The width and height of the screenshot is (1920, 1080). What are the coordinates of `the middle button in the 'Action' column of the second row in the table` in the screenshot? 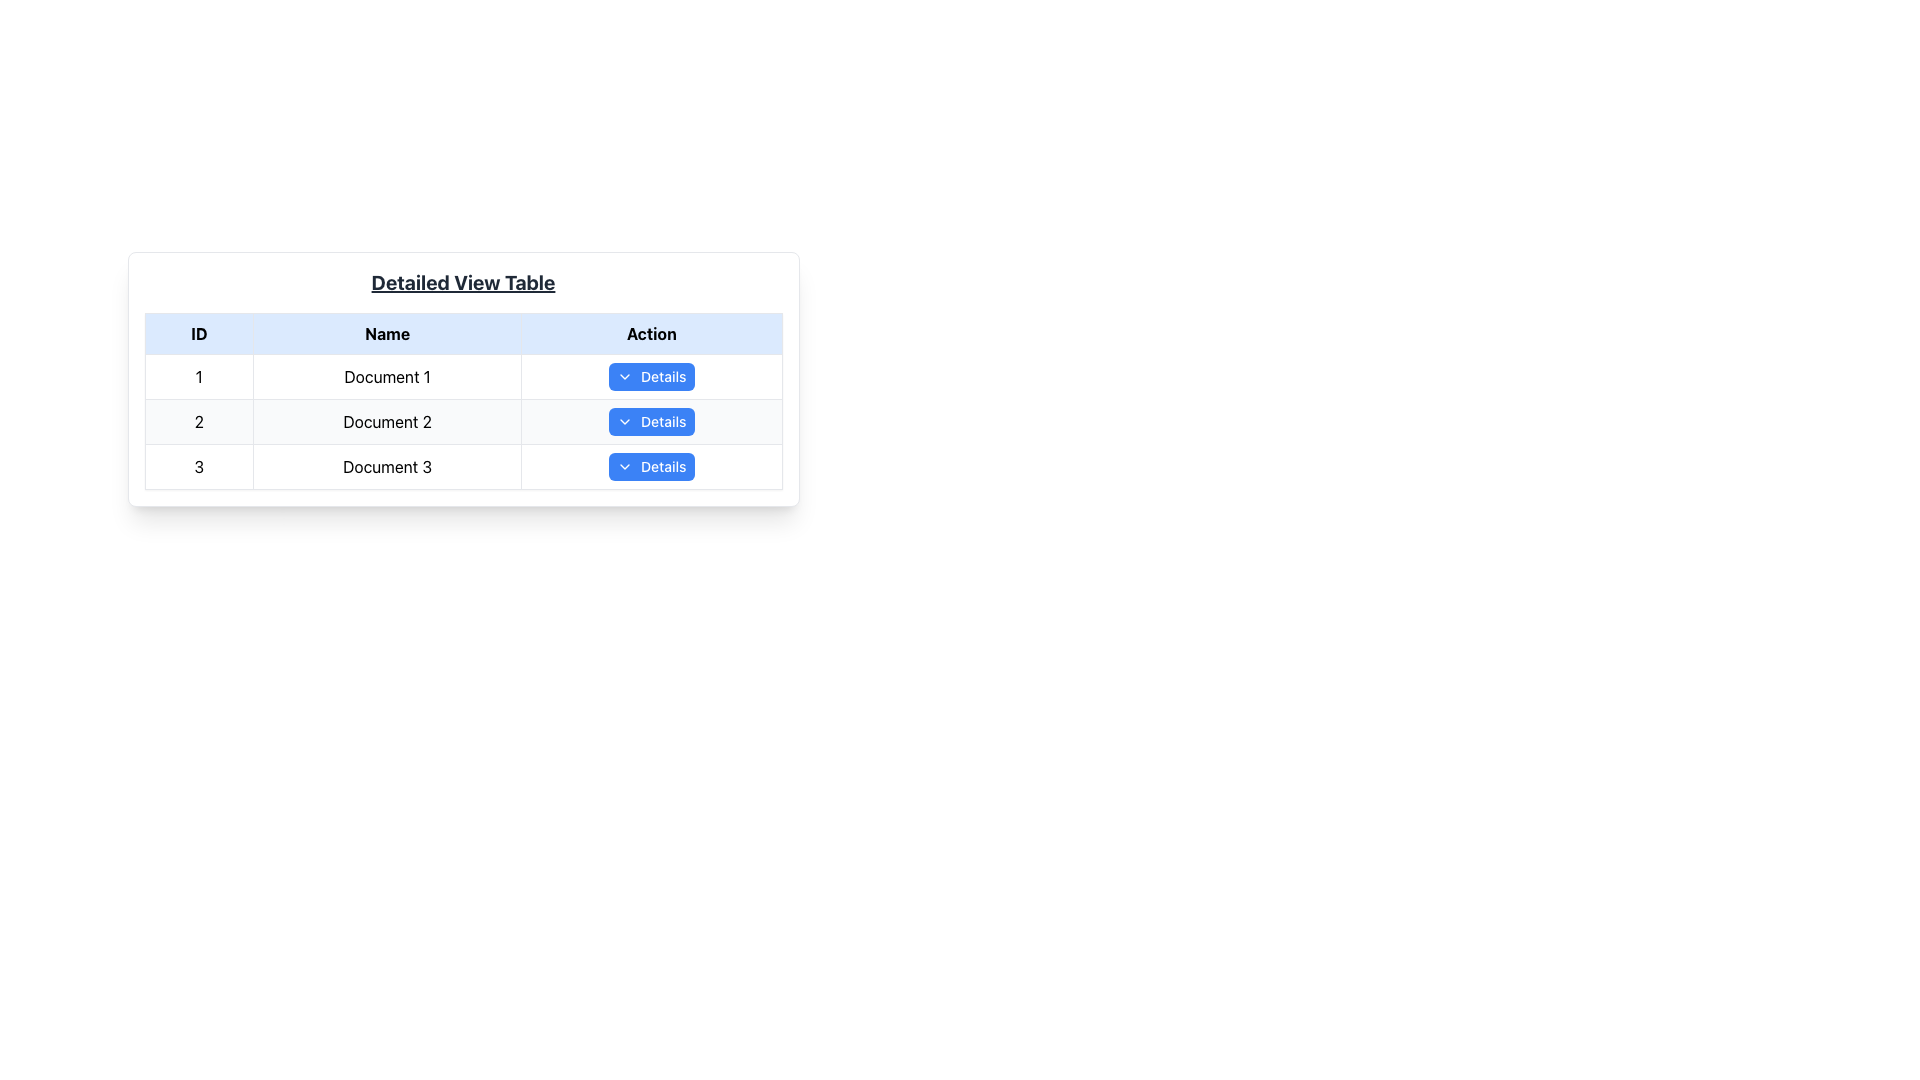 It's located at (651, 420).